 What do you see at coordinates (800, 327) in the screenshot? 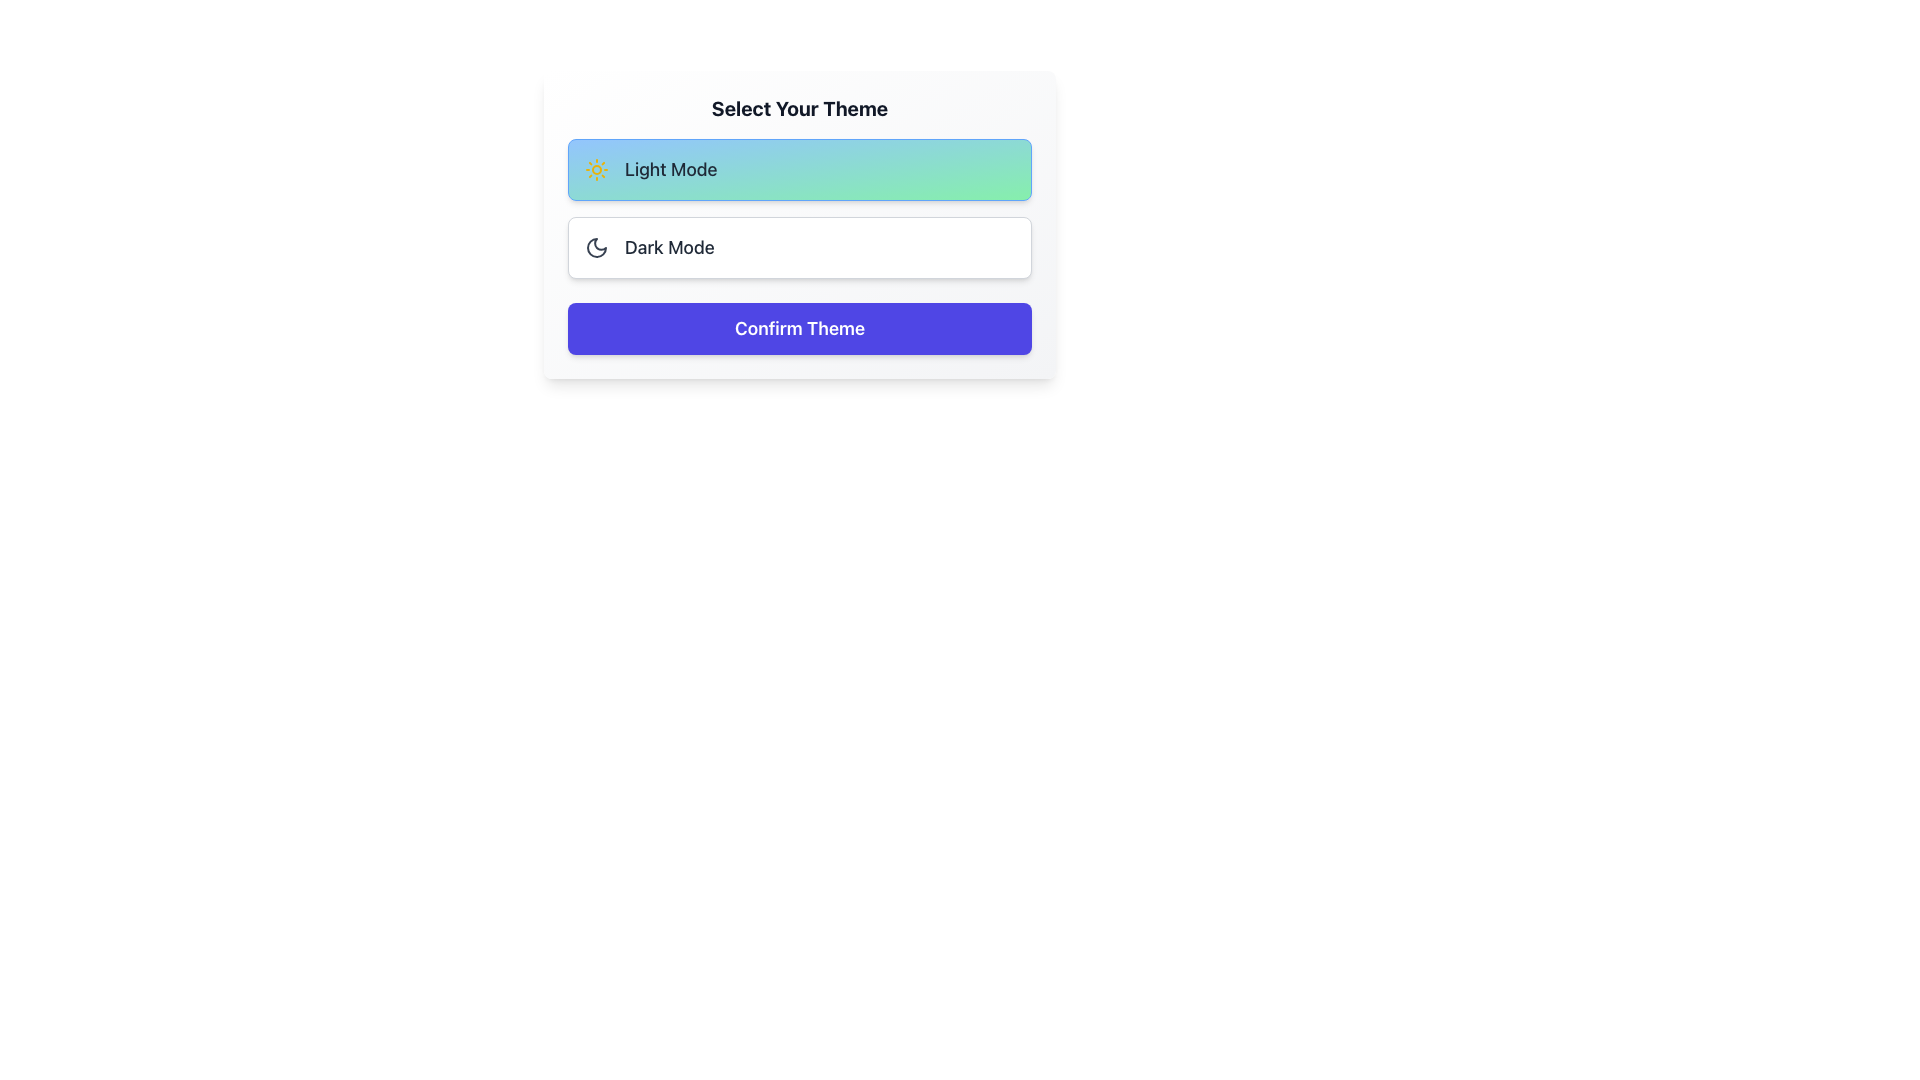
I see `the 'Confirm Theme' button, which is a rectangular button with rounded corners and a vibrant indigo background` at bounding box center [800, 327].